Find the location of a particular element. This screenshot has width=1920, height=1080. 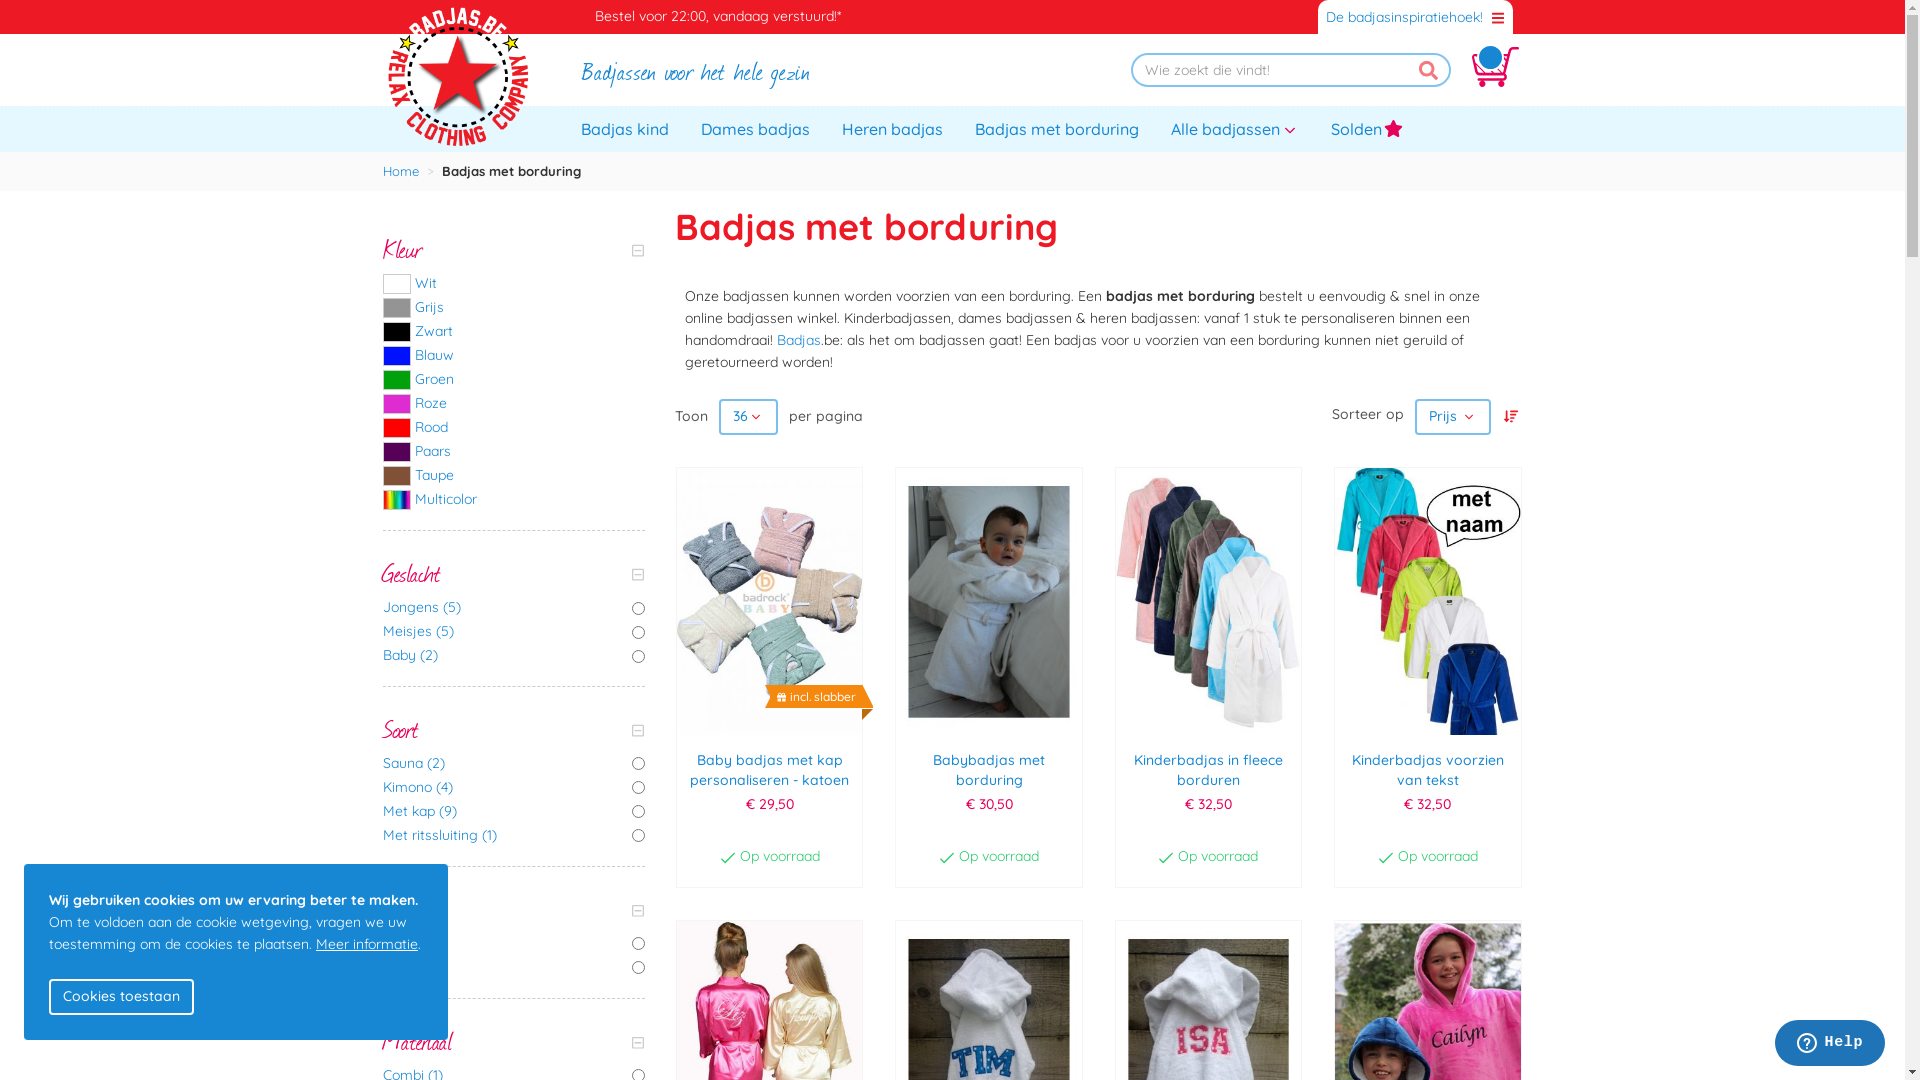

'Met kap is located at coordinates (382, 812).